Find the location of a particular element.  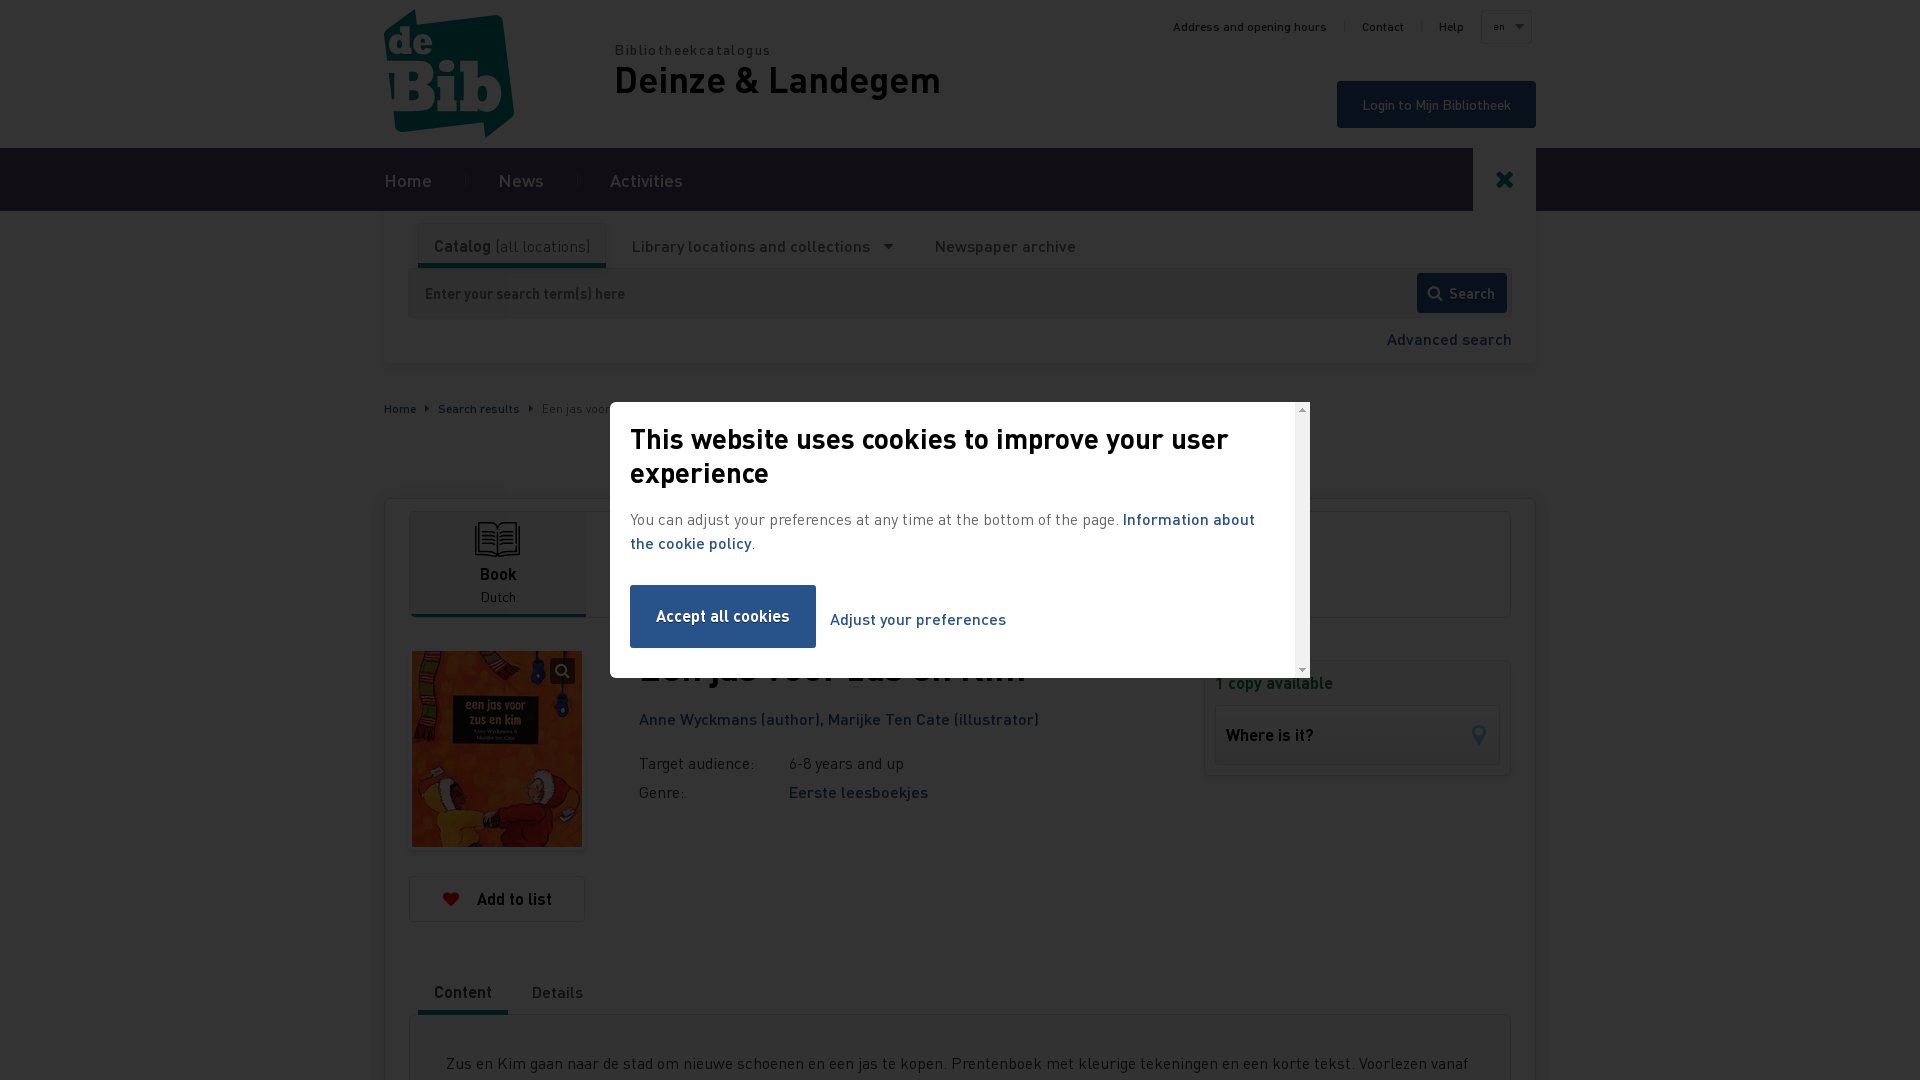

'Eerste leesboekjes' is located at coordinates (858, 790).